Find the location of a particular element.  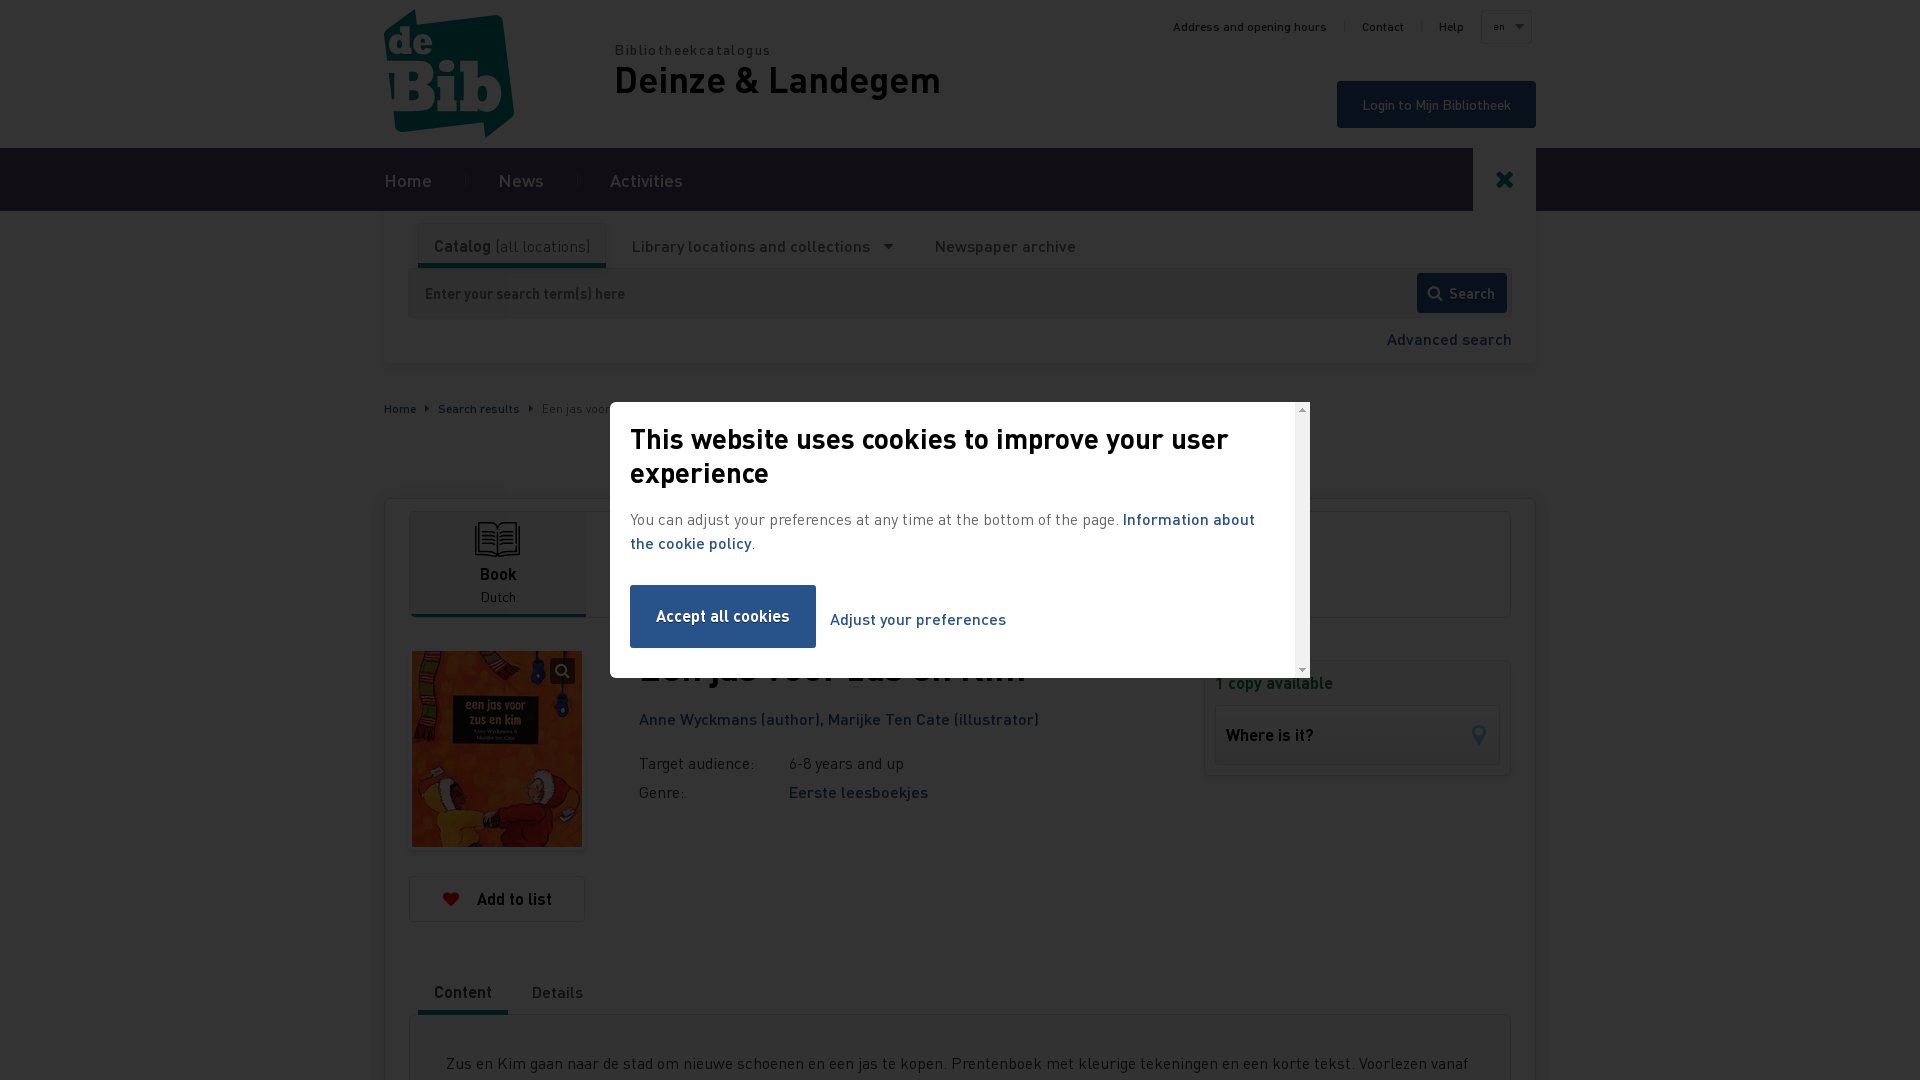

'Eerste leesboekjes' is located at coordinates (858, 790).